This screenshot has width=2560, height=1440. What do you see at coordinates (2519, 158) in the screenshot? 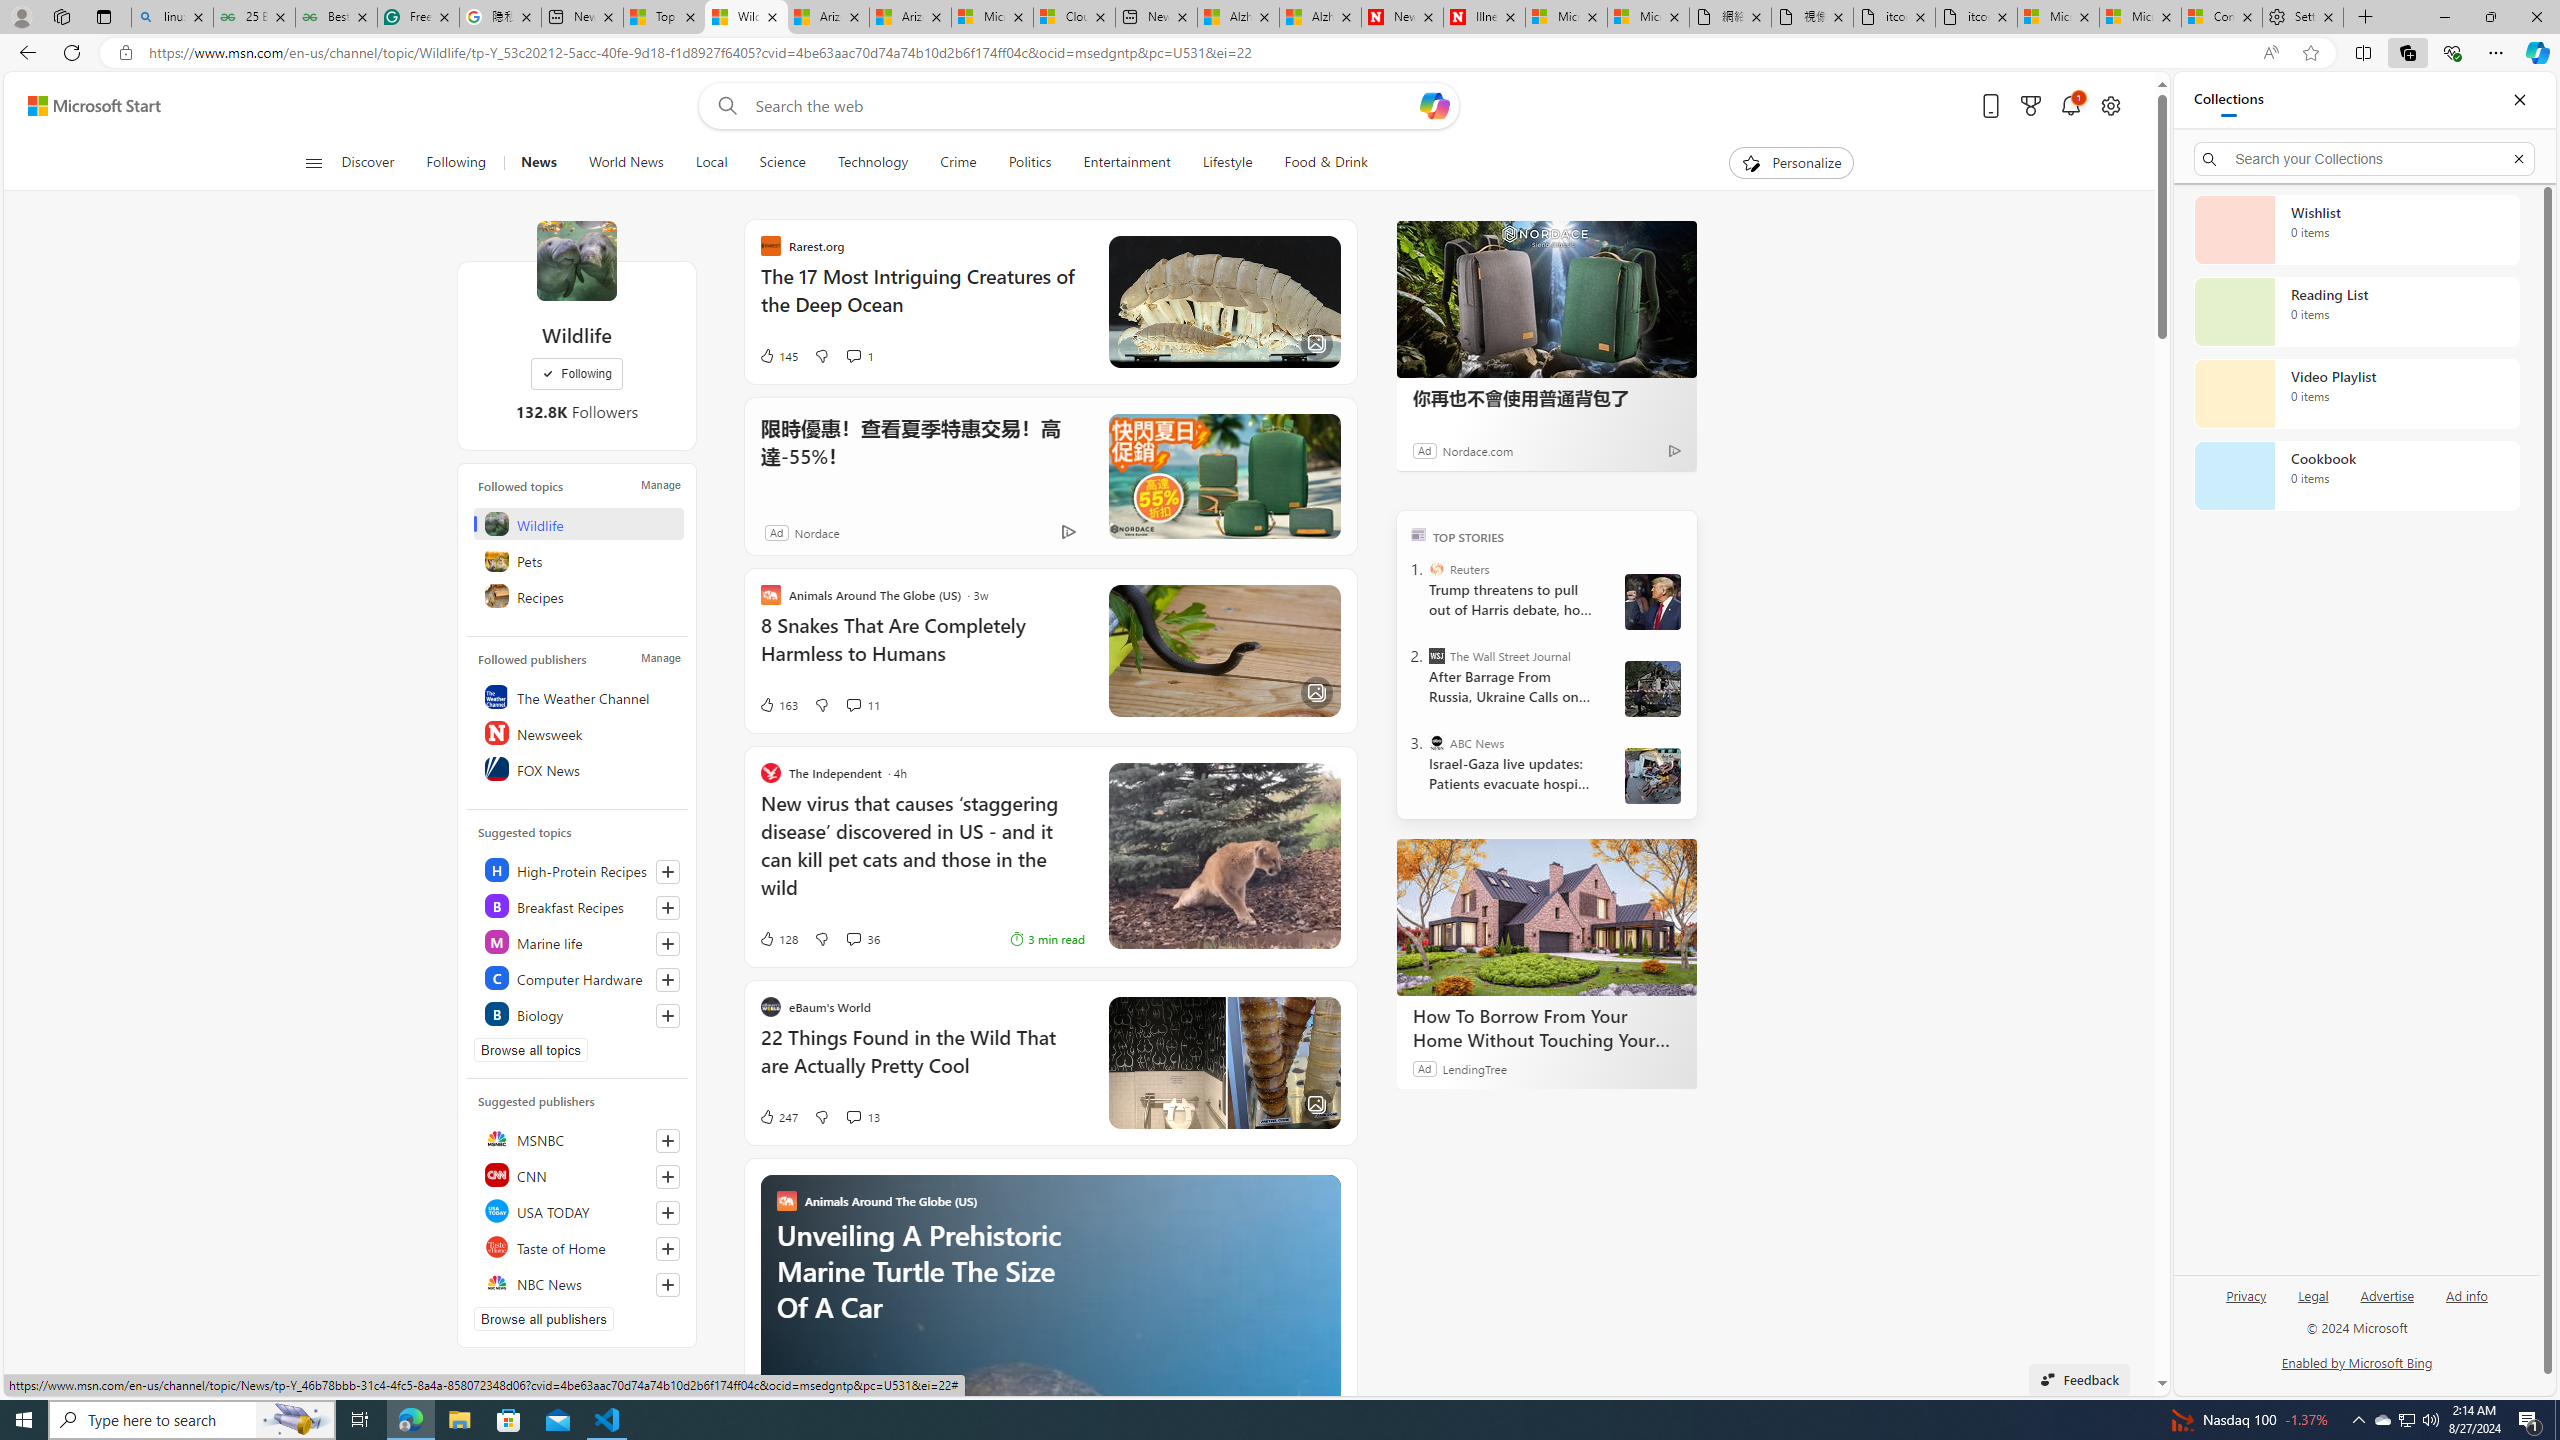
I see `'Exit search'` at bounding box center [2519, 158].